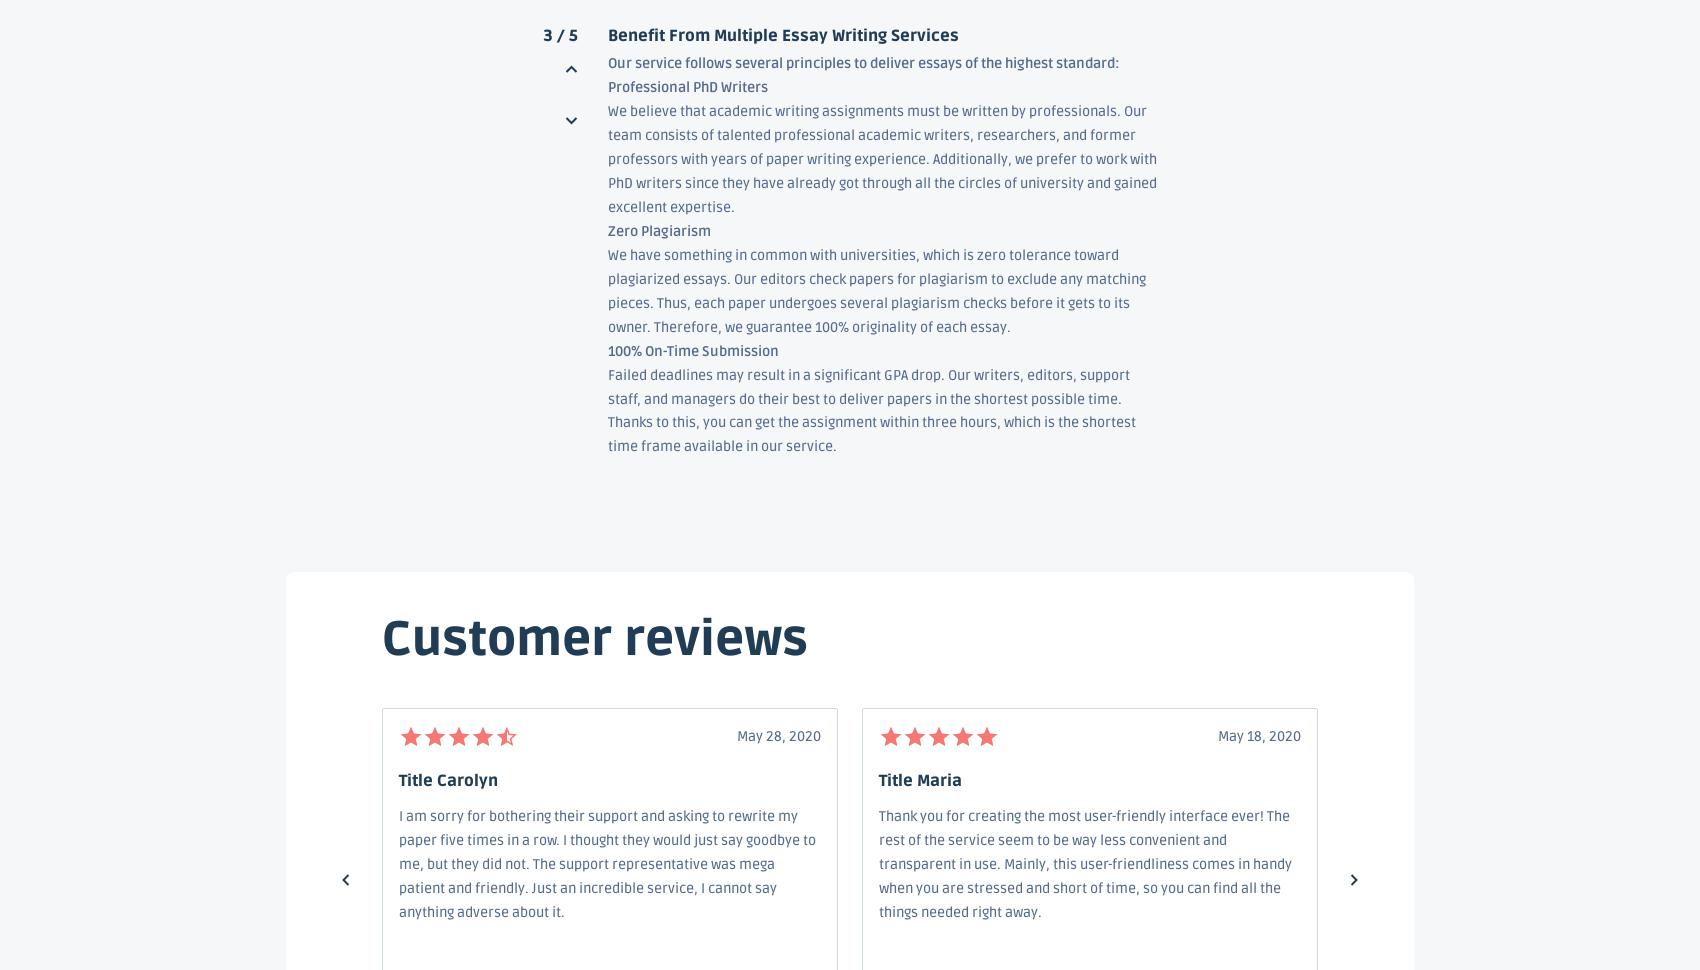  Describe the element at coordinates (675, 630) in the screenshot. I see `'Order an Assignment'` at that location.